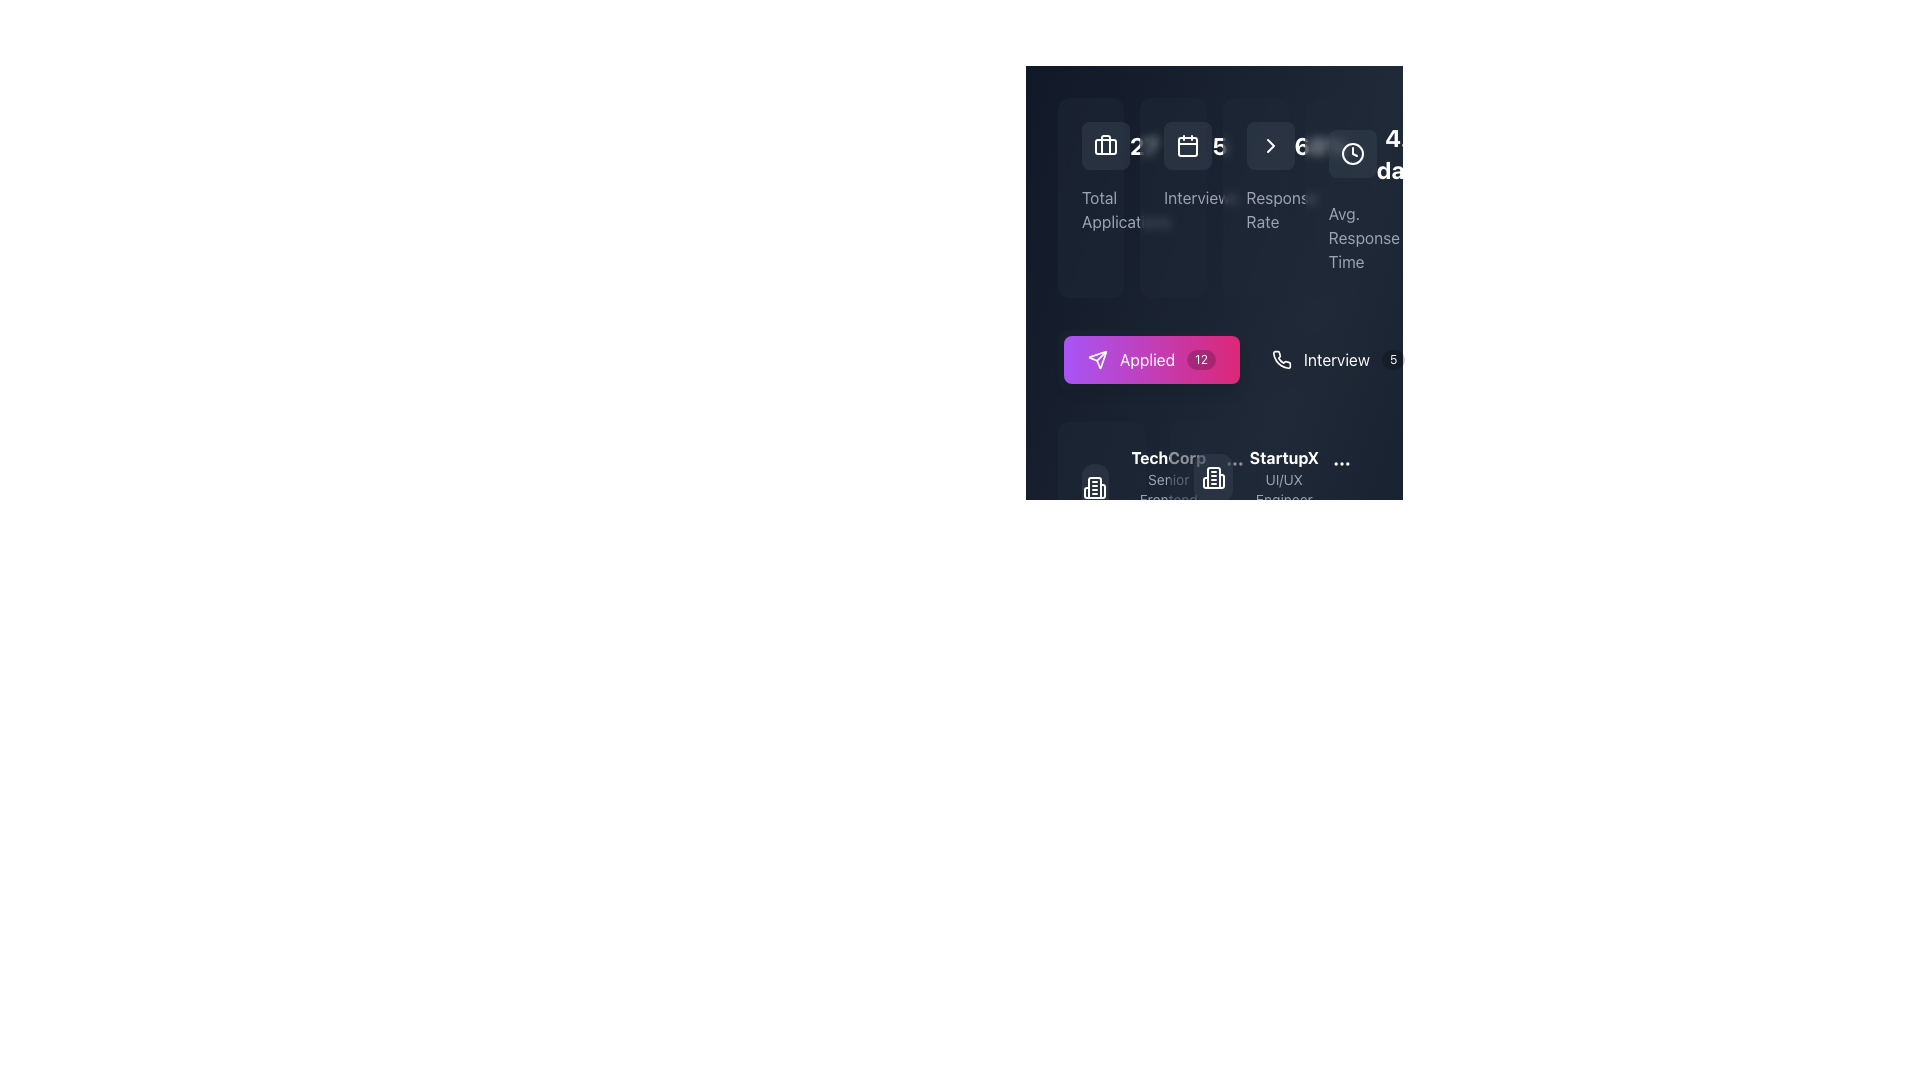  What do you see at coordinates (1269, 145) in the screenshot?
I see `the presence of the thin, right-pointing chevron-shaped icon that is part of the Response Rate statistics group near the top section of the interface` at bounding box center [1269, 145].